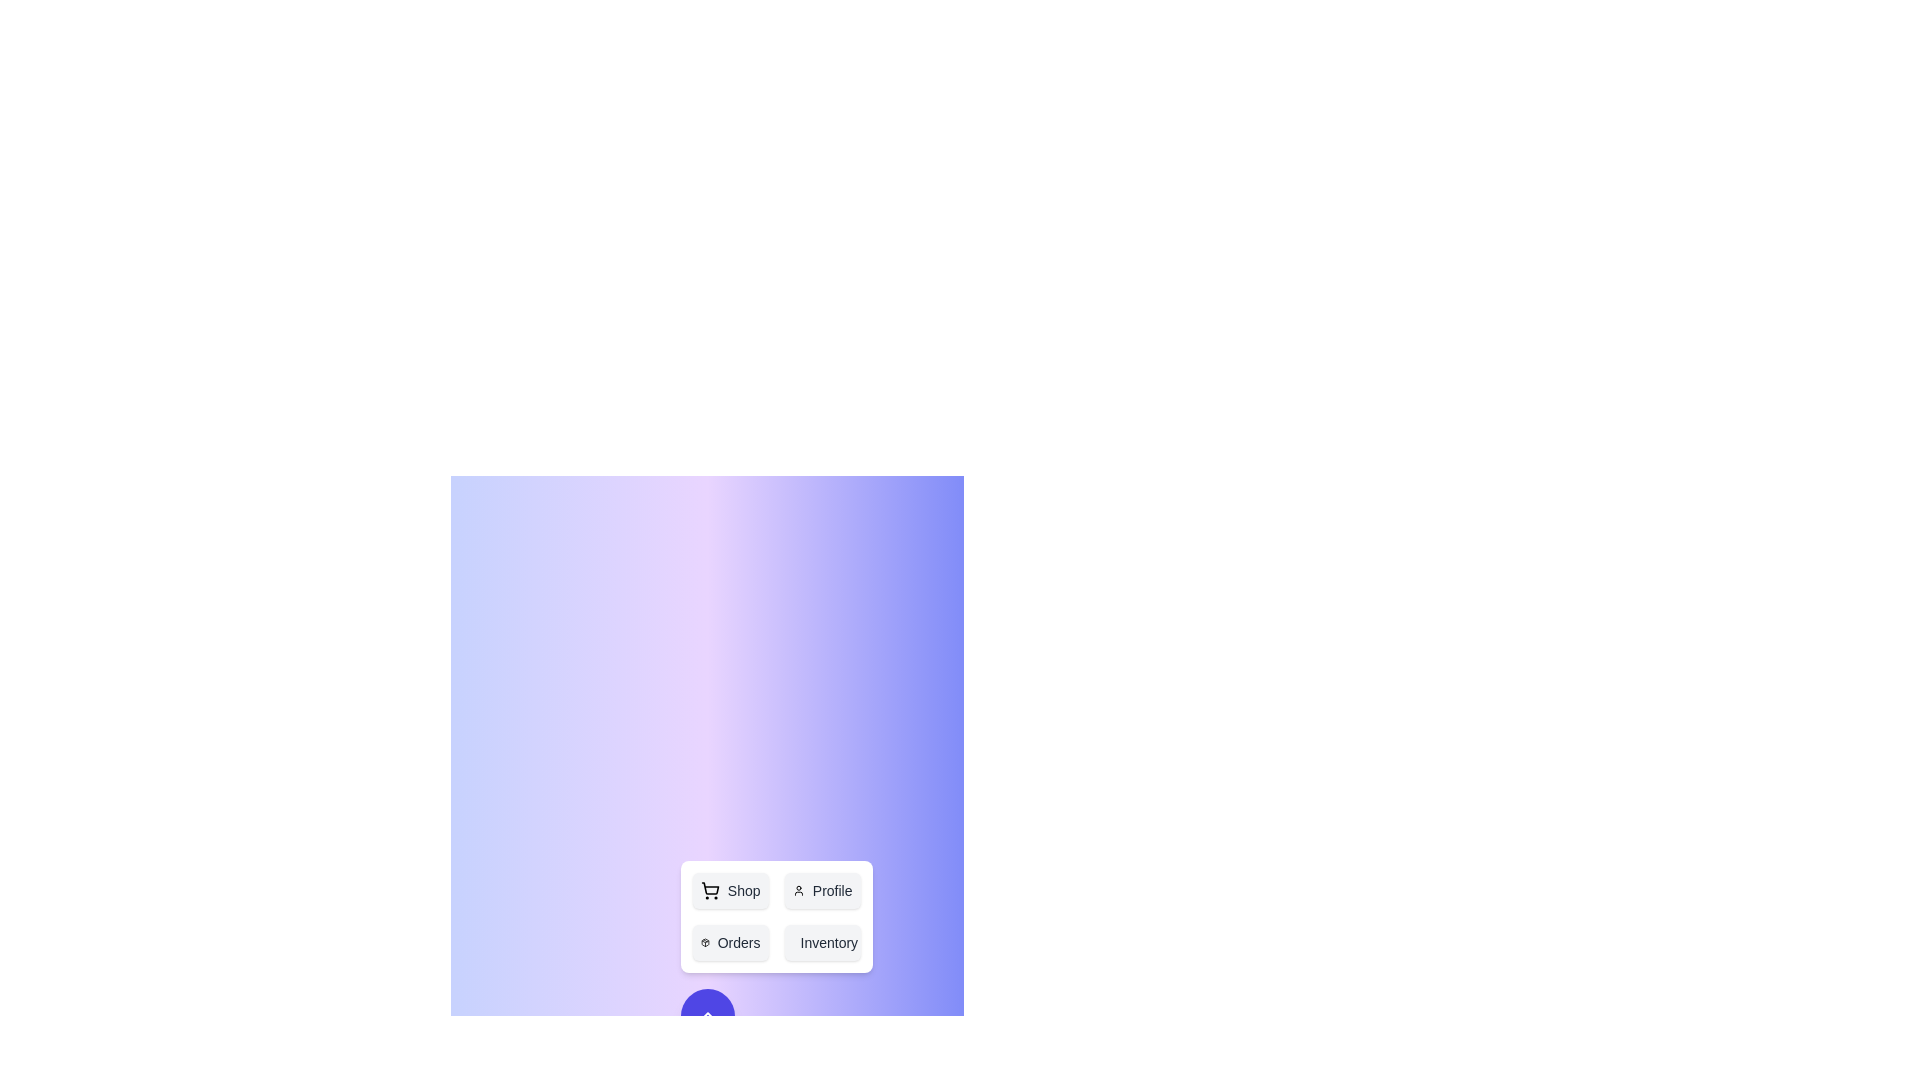 The height and width of the screenshot is (1080, 1920). What do you see at coordinates (707, 1015) in the screenshot?
I see `toggle button to change the visibility of the action menu` at bounding box center [707, 1015].